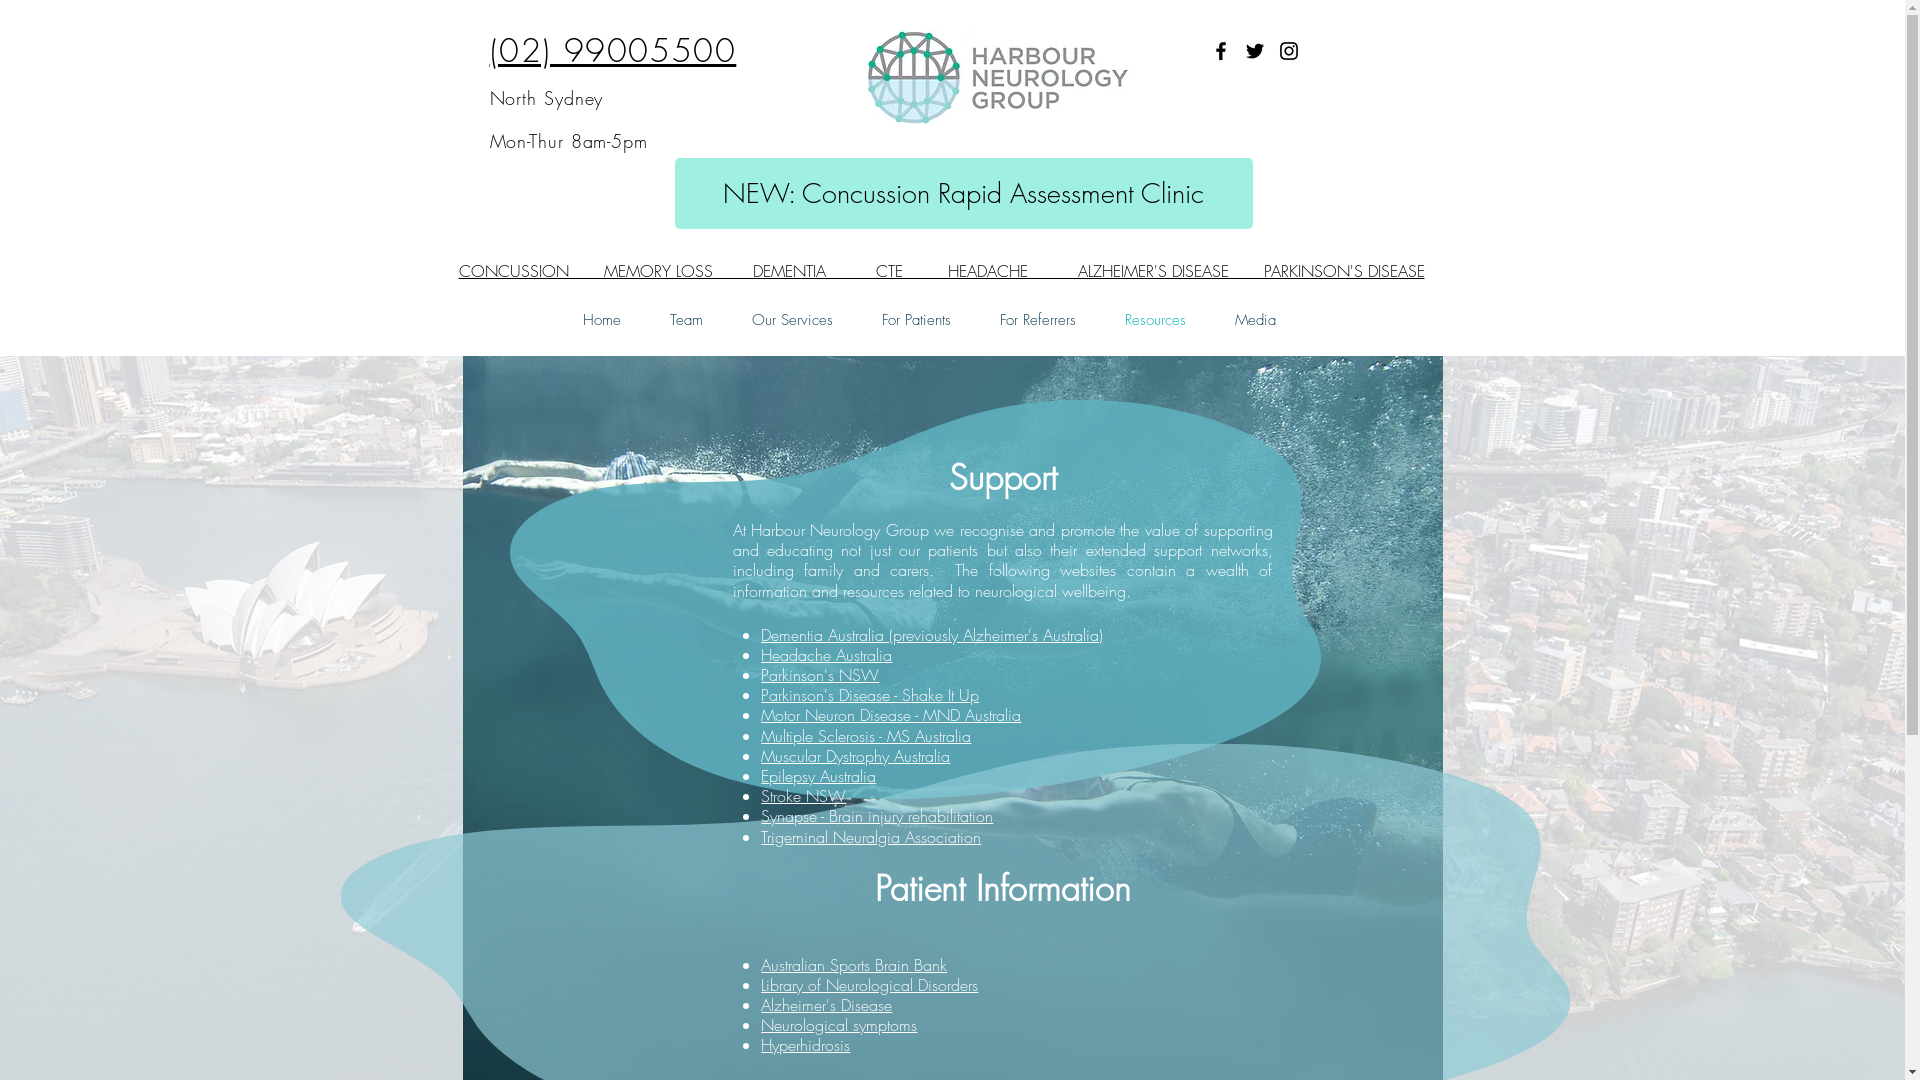 Image resolution: width=1920 pixels, height=1080 pixels. Describe the element at coordinates (826, 655) in the screenshot. I see `'Headache Australia'` at that location.